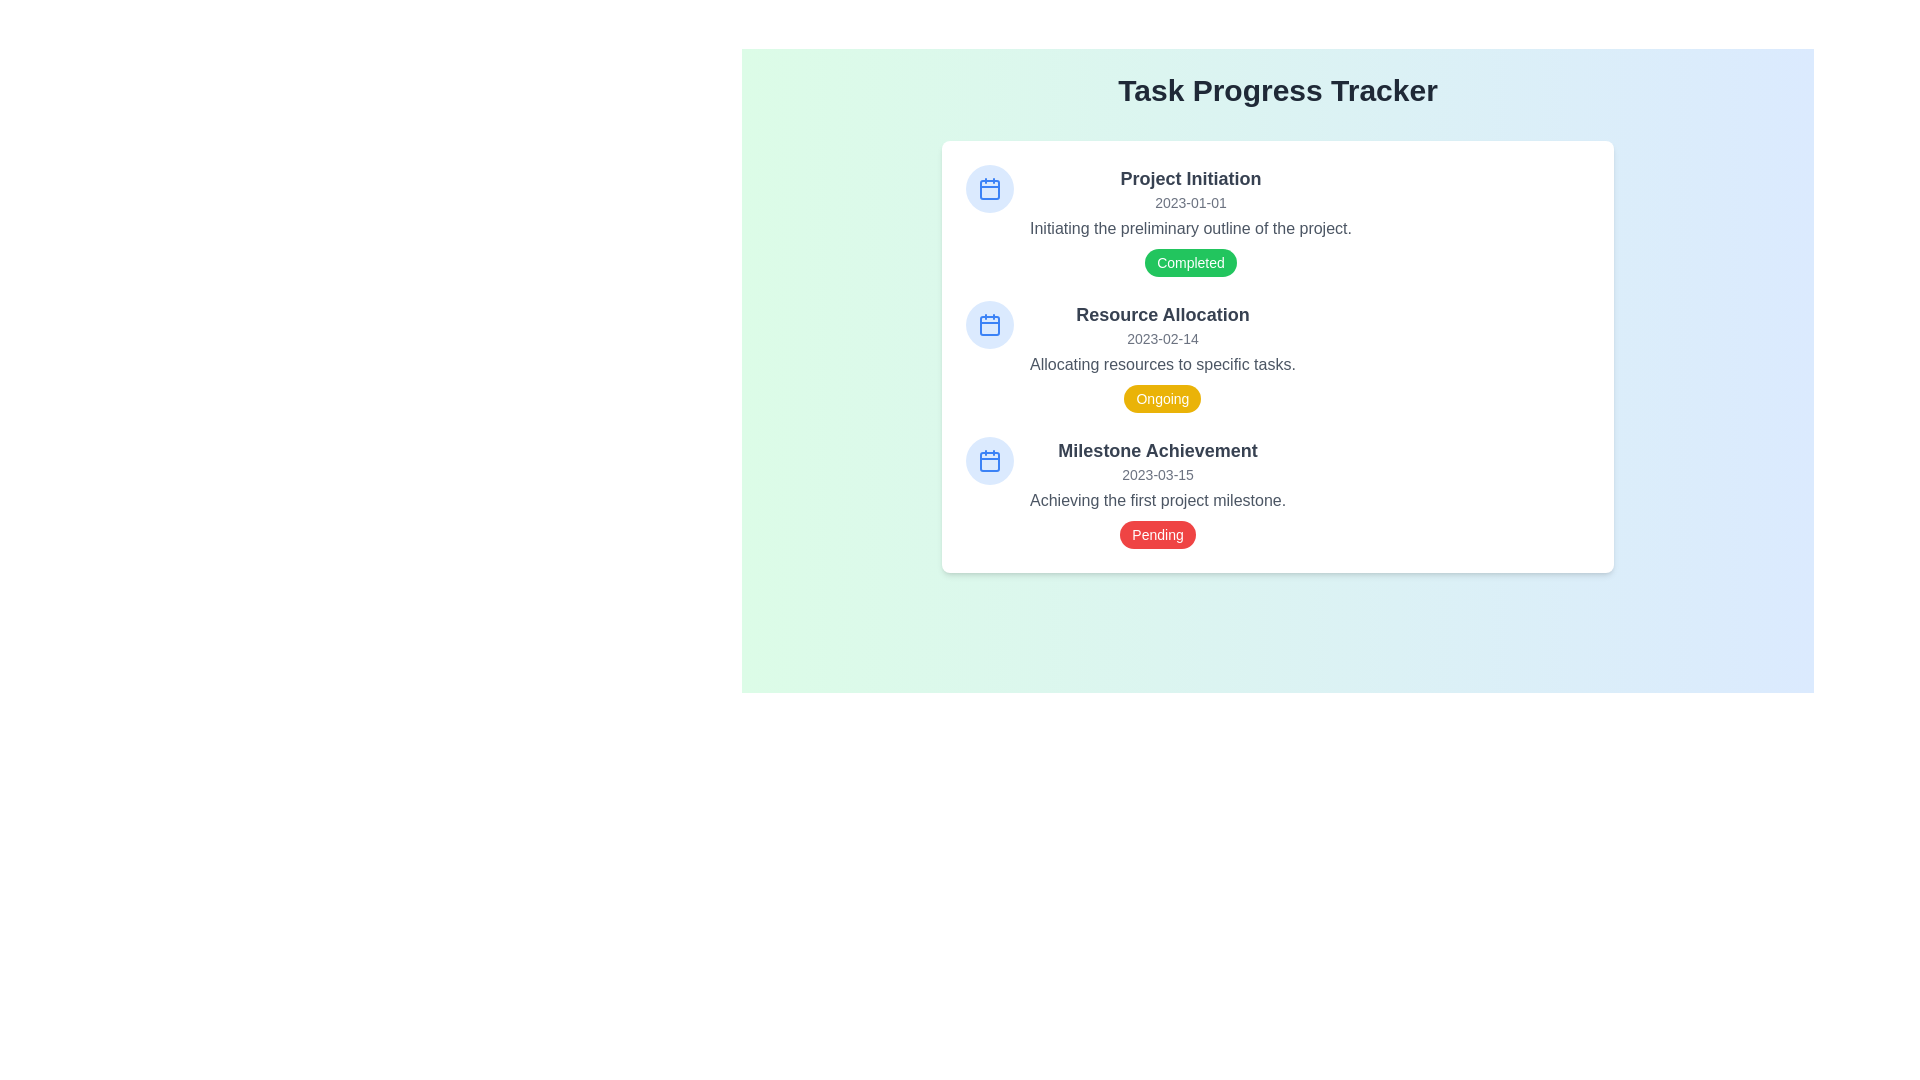 This screenshot has width=1920, height=1080. What do you see at coordinates (989, 325) in the screenshot?
I see `the calendar icon that contains the small rectangular shape with rounded corners representing a calendar page` at bounding box center [989, 325].